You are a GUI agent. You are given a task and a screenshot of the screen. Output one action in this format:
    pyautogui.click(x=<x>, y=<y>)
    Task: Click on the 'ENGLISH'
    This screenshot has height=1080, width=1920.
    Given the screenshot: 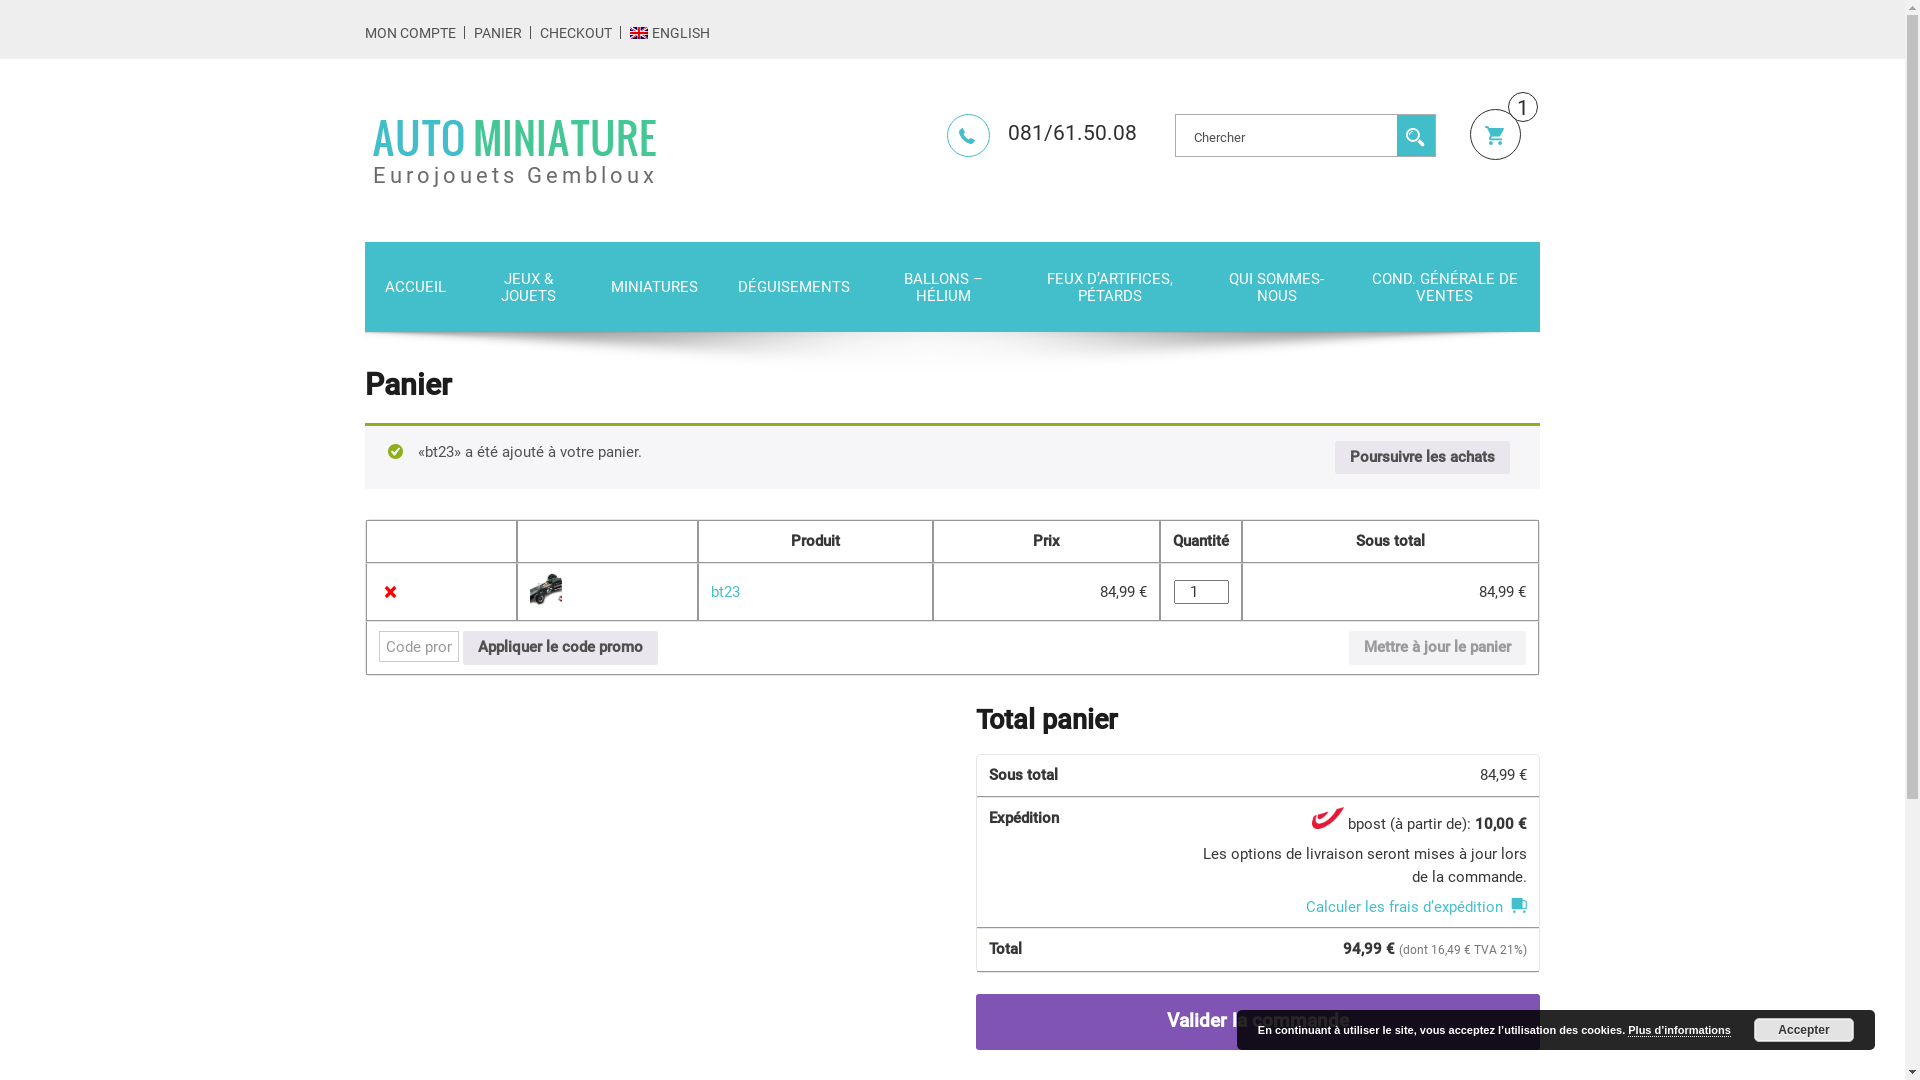 What is the action you would take?
    pyautogui.click(x=670, y=33)
    